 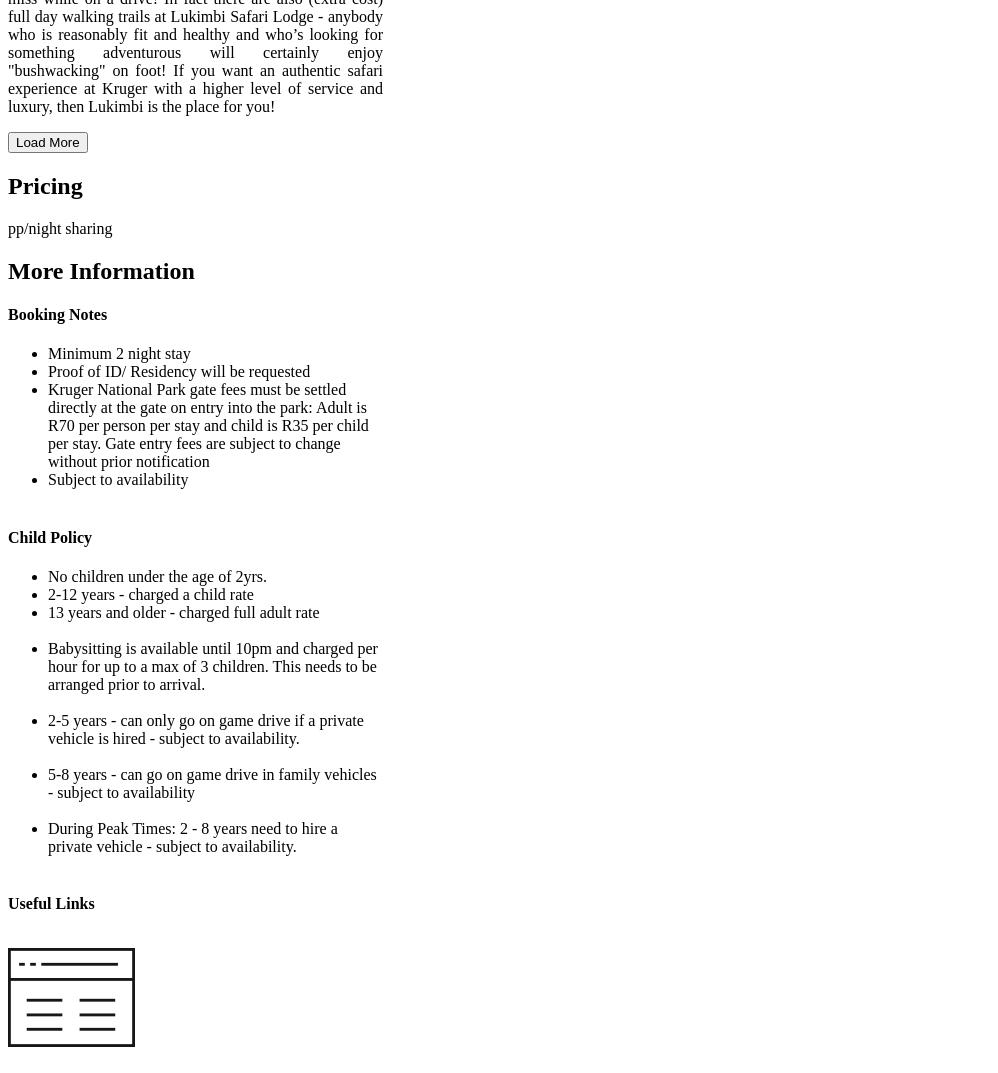 I want to click on 'Babysitting is available until 10pm and charged per hour for up to a max of 3 children. This needs to be arranged prior to arrival.', so click(x=212, y=665).